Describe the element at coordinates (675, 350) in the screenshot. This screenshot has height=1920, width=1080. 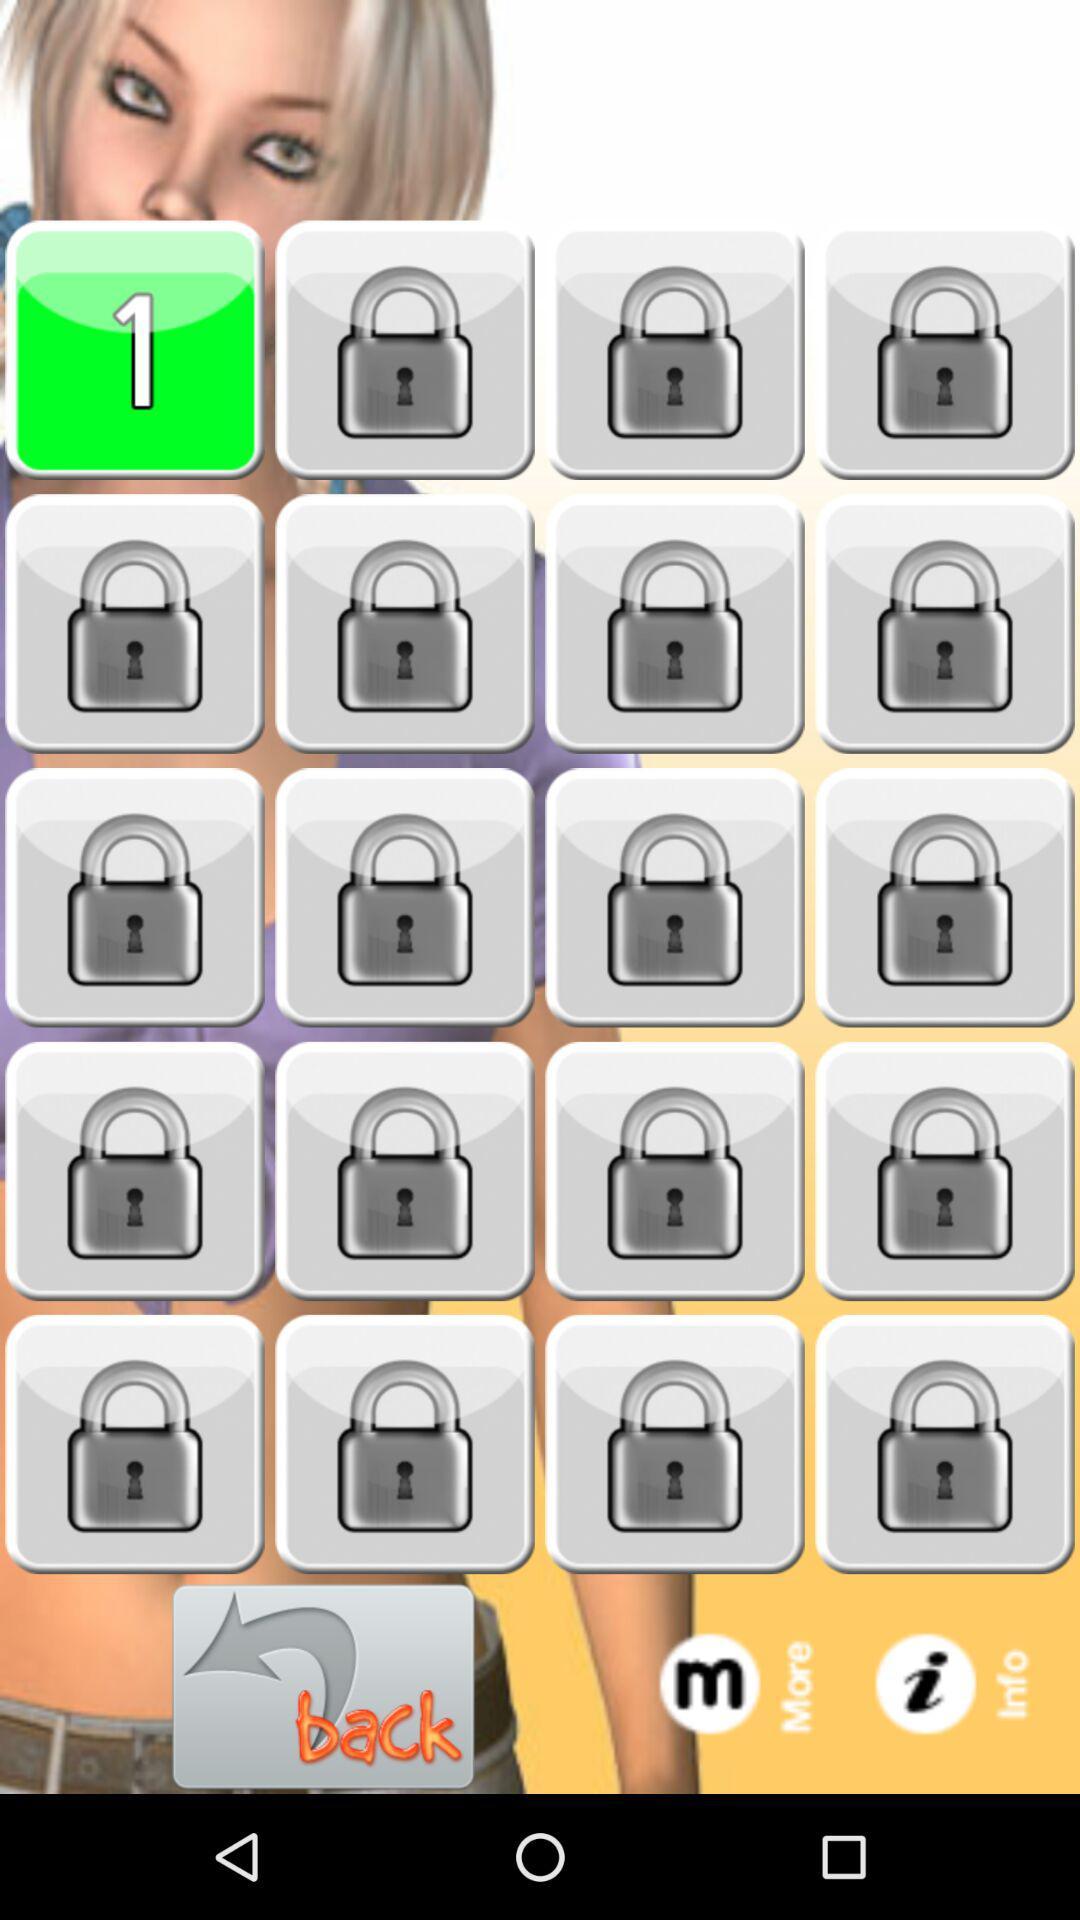
I see `lock` at that location.